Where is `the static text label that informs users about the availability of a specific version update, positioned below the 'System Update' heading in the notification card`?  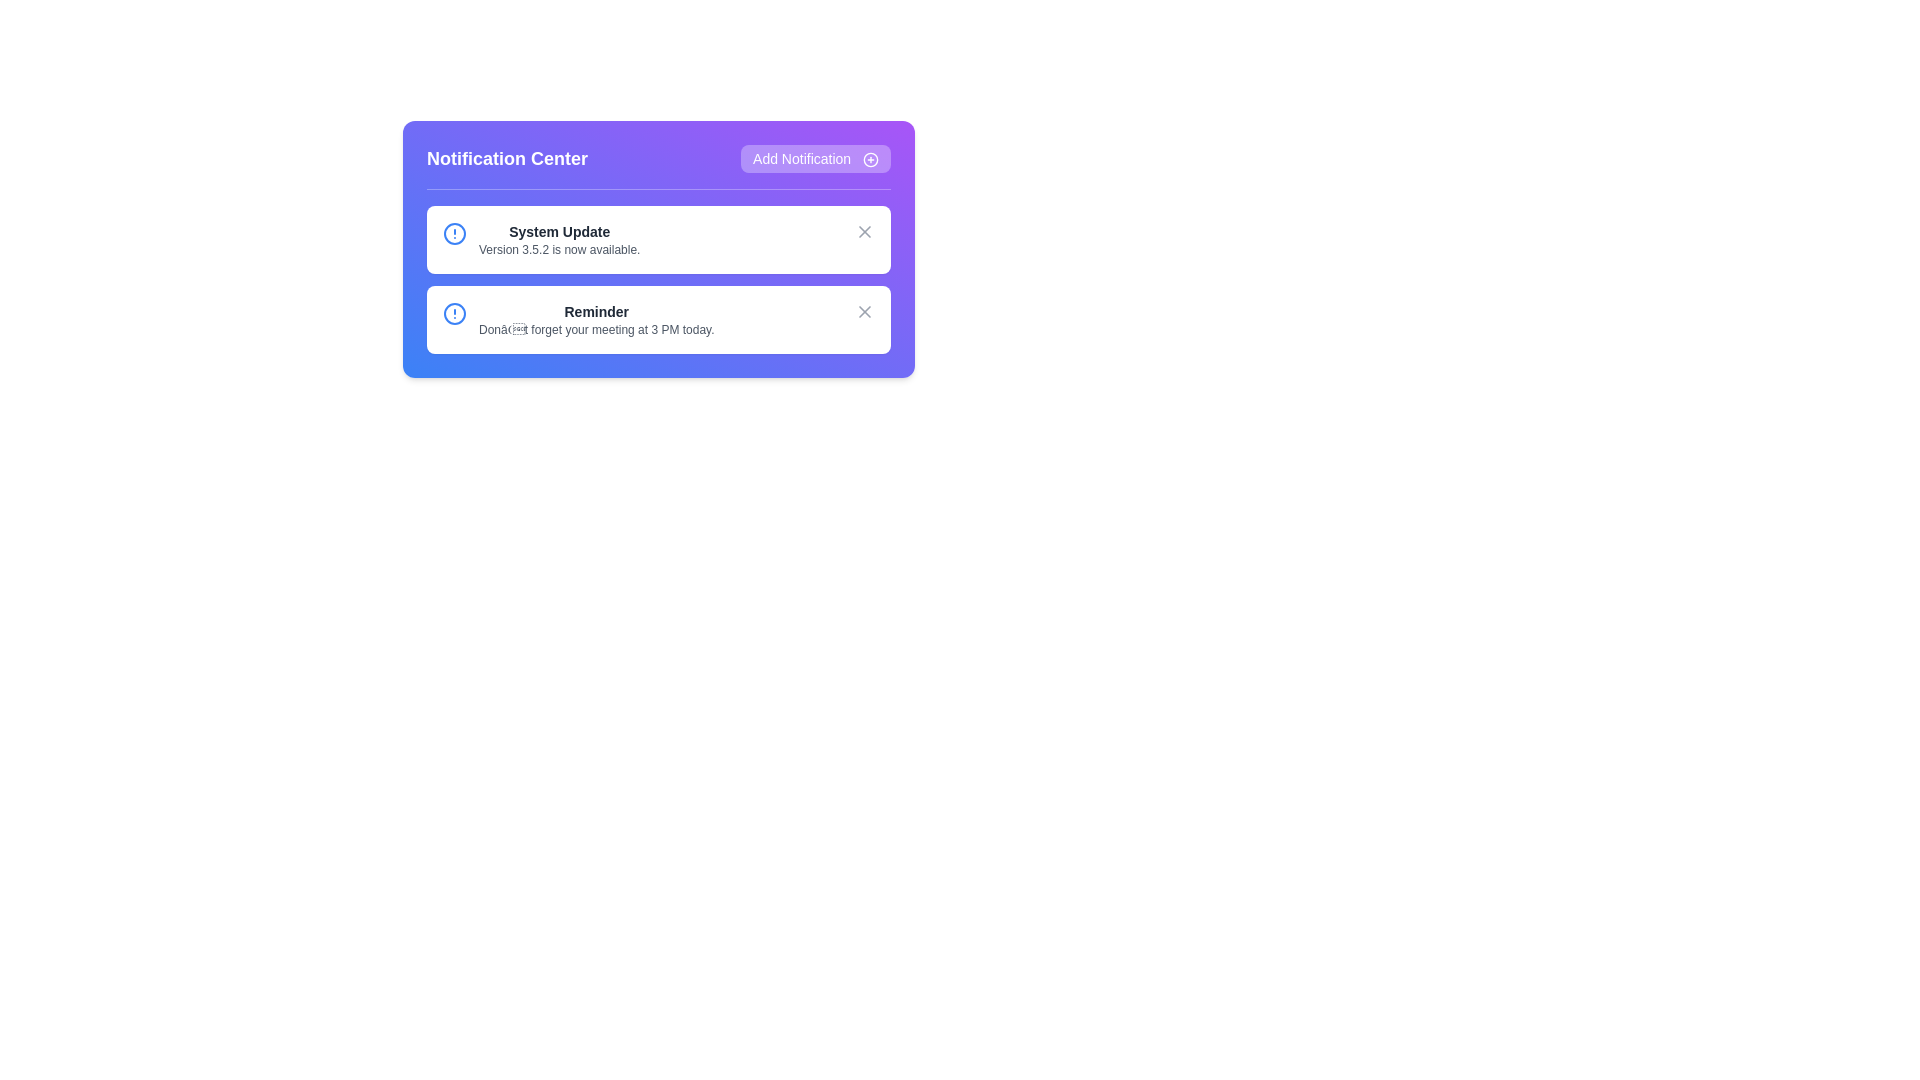 the static text label that informs users about the availability of a specific version update, positioned below the 'System Update' heading in the notification card is located at coordinates (559, 249).